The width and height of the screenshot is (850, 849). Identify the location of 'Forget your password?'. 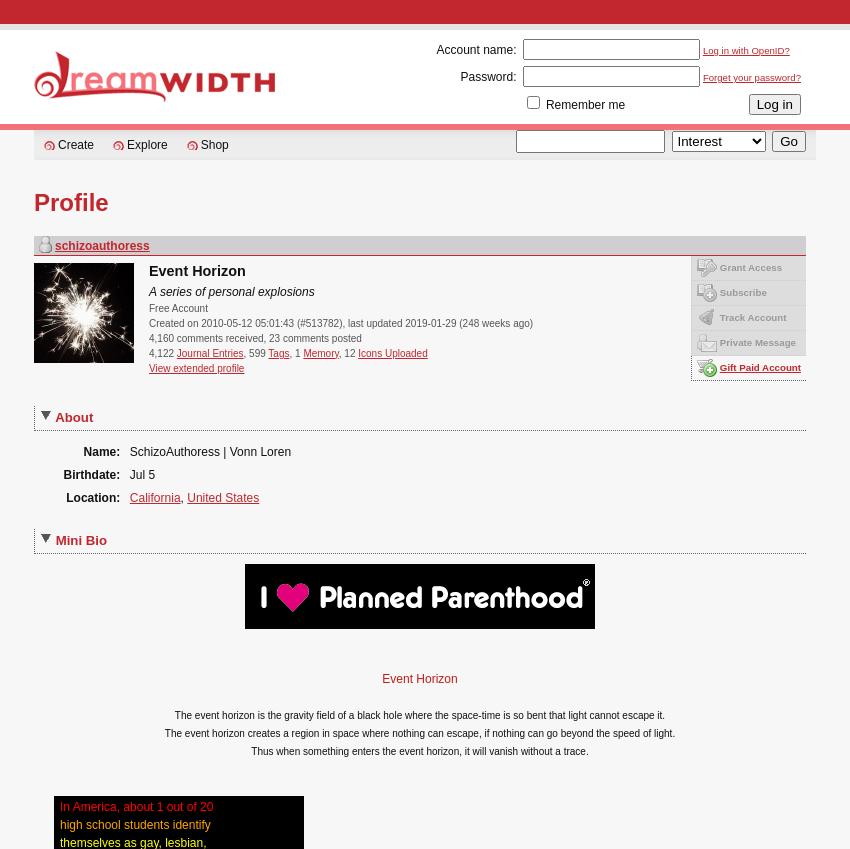
(701, 77).